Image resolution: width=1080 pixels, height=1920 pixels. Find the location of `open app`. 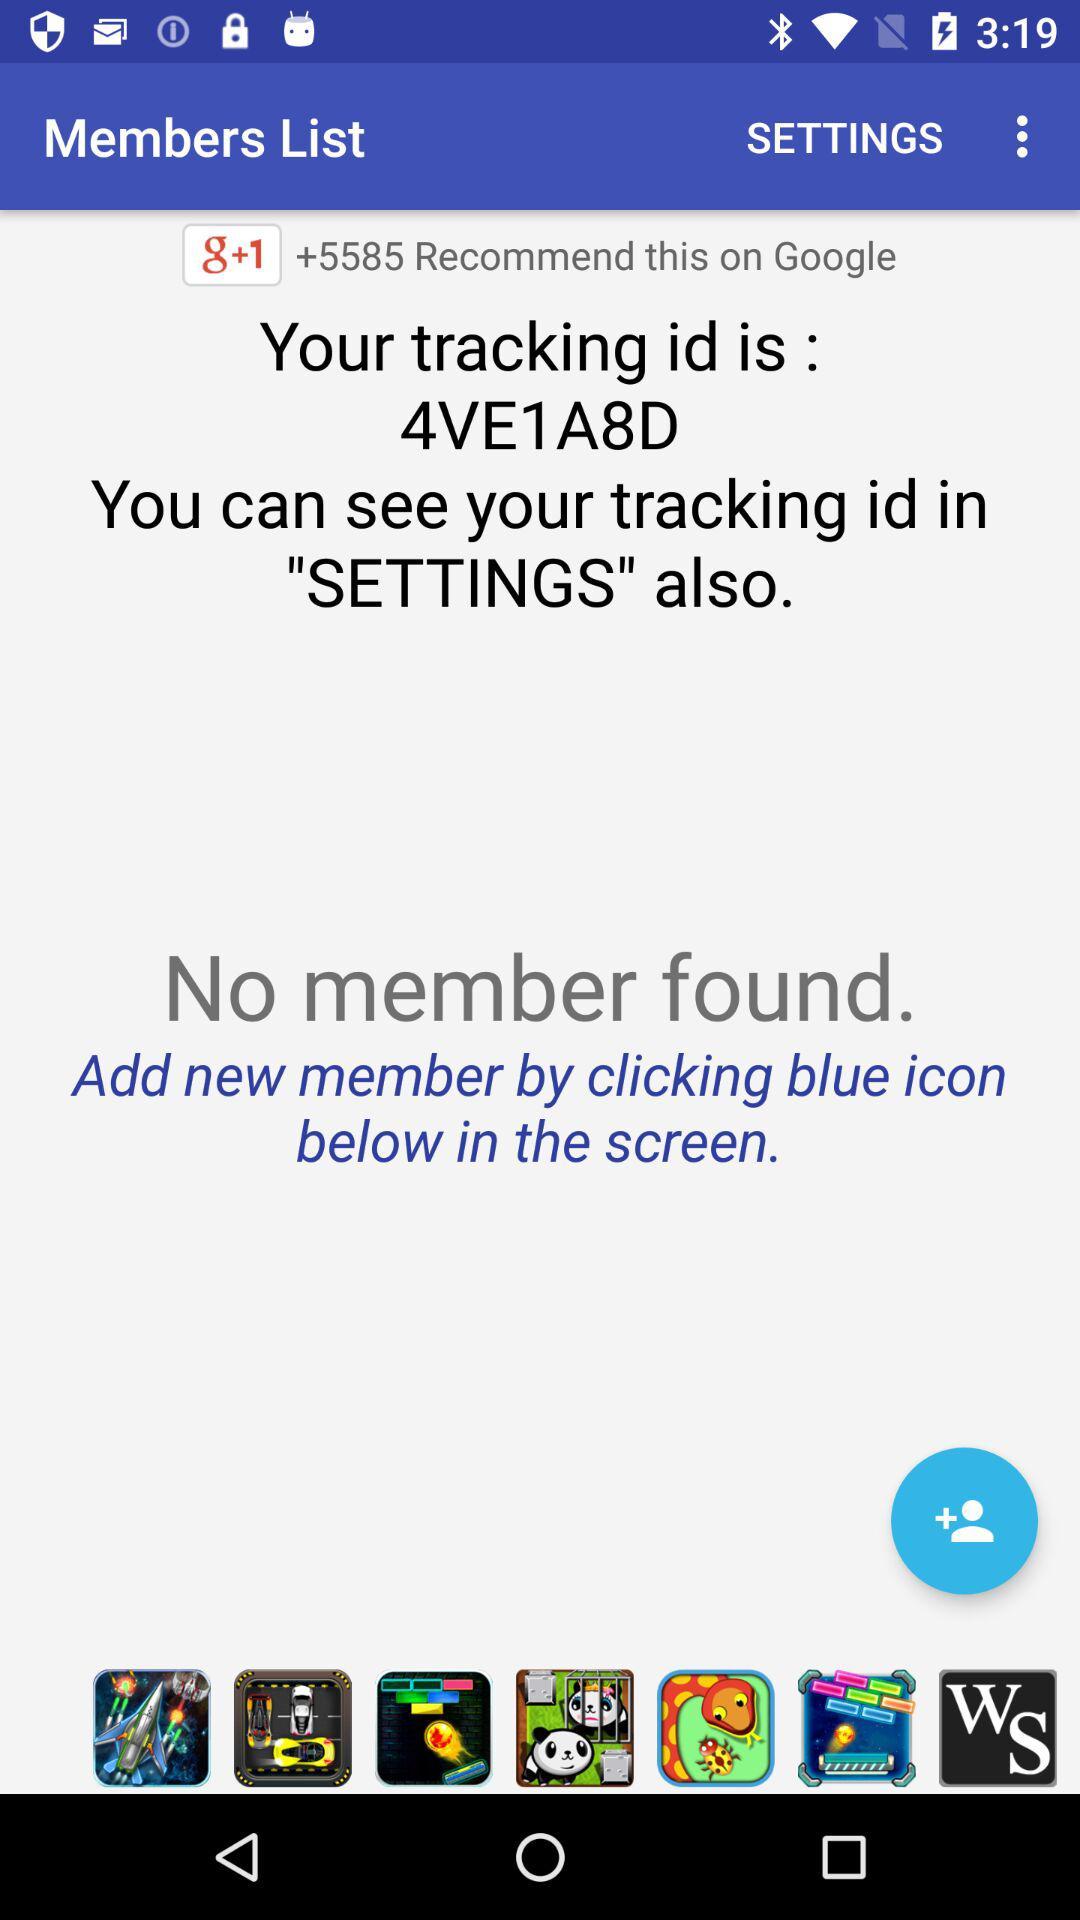

open app is located at coordinates (855, 1727).